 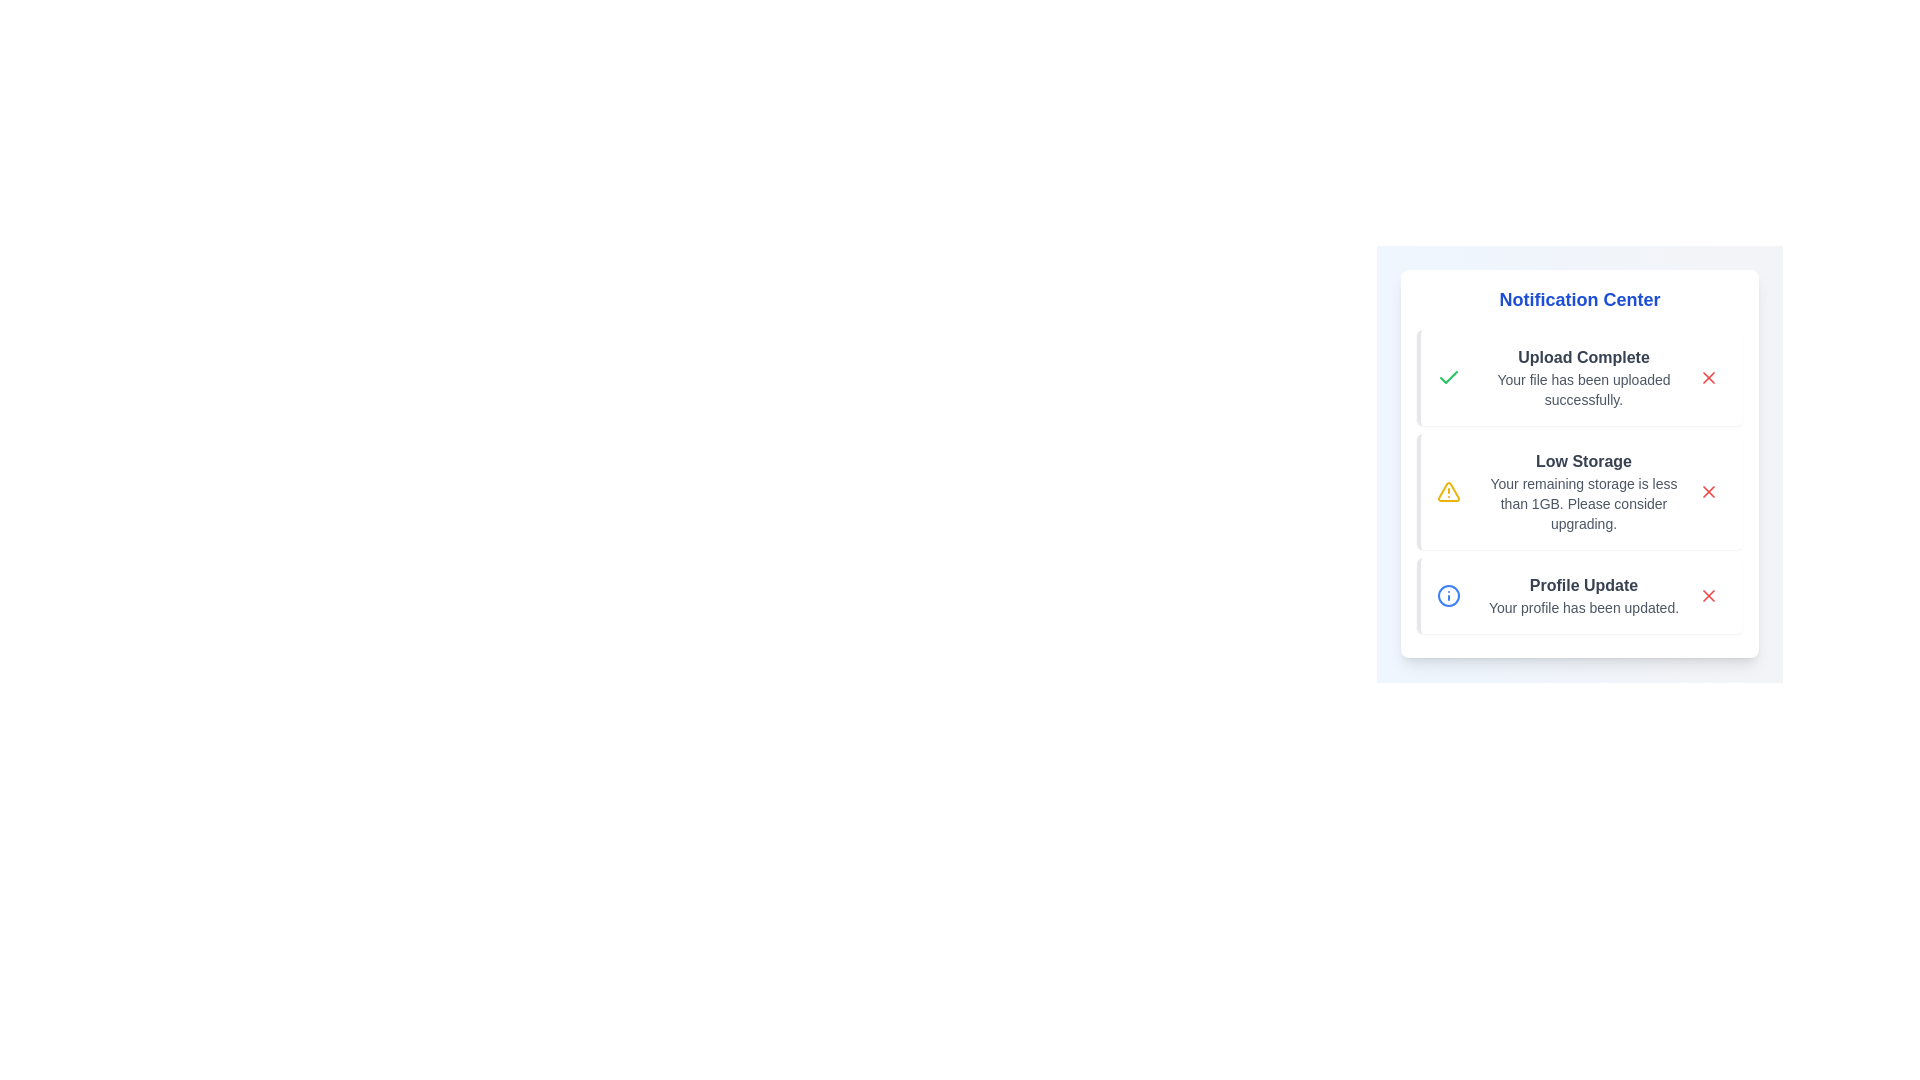 What do you see at coordinates (1449, 378) in the screenshot?
I see `the green checkmark icon indicating success, which is located at the top-left of the notification card, next to the 'Upload Complete' text` at bounding box center [1449, 378].